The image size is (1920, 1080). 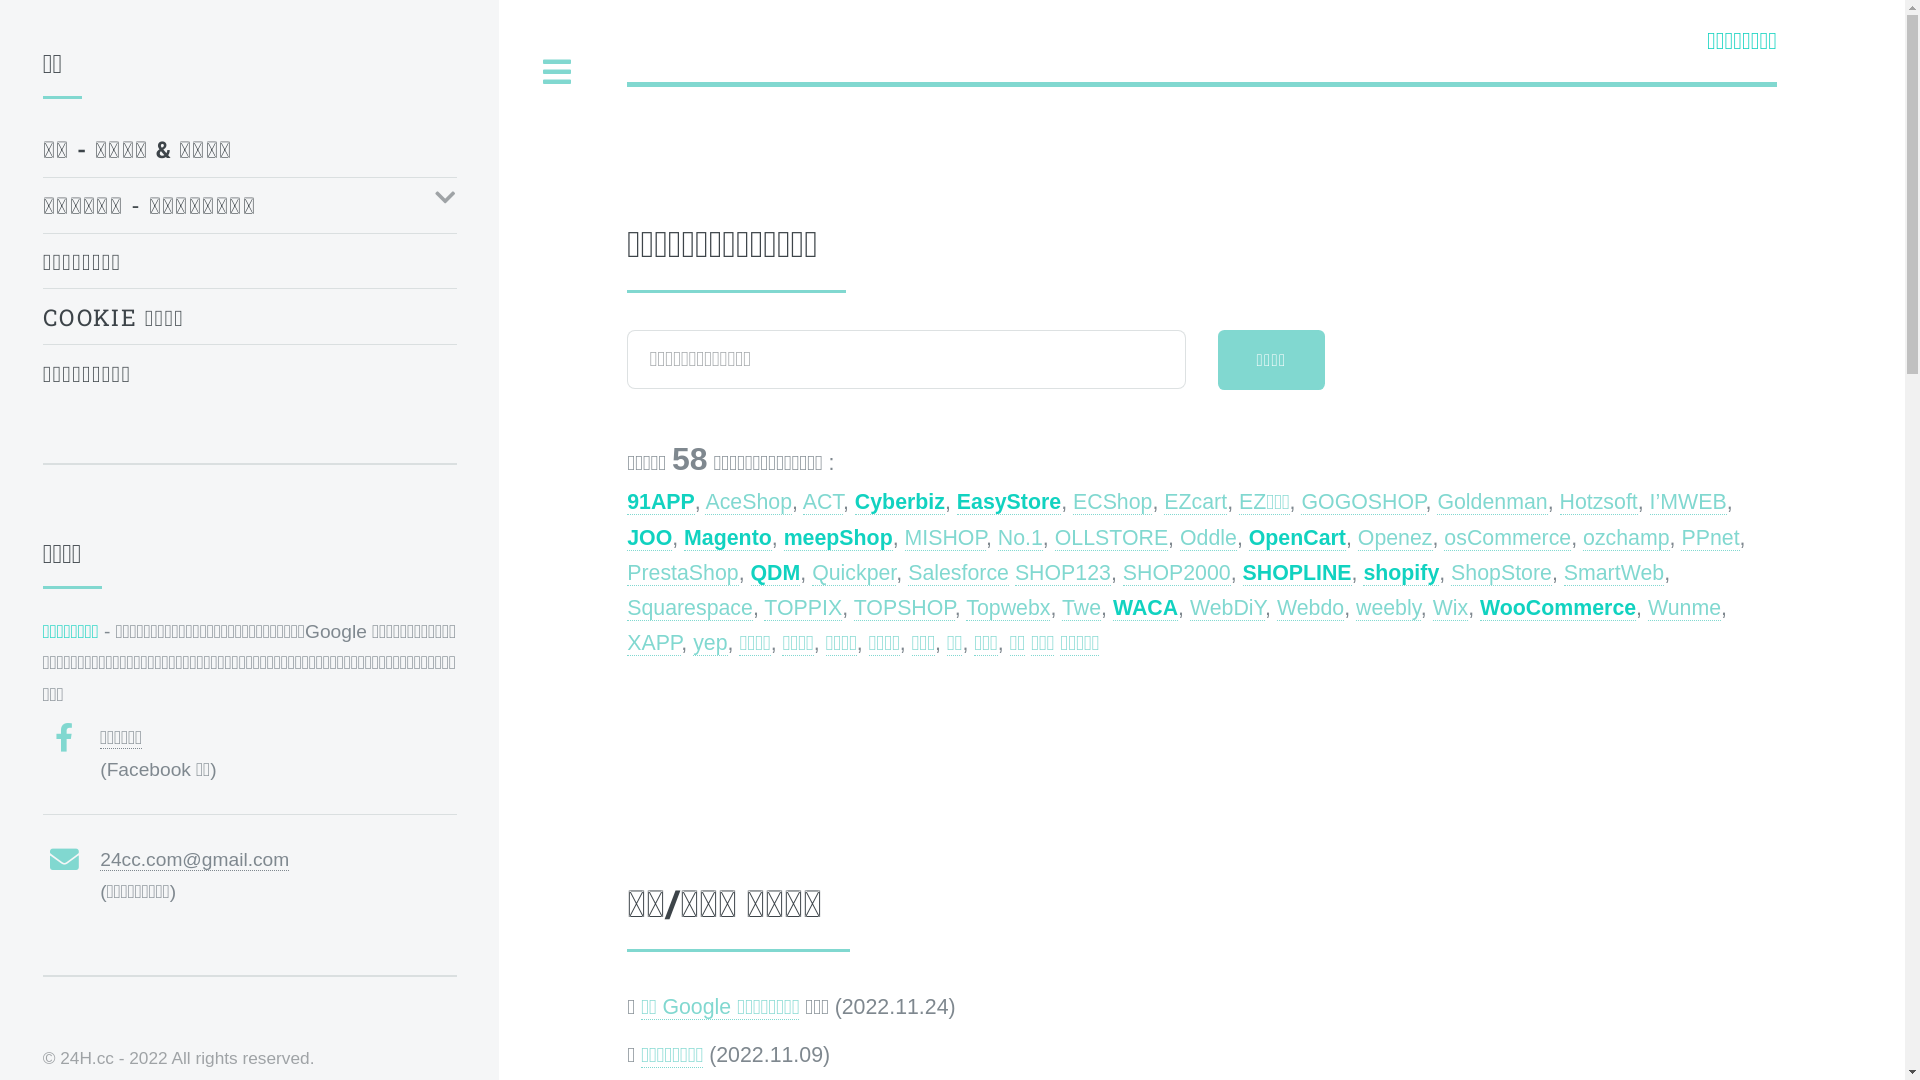 I want to click on 'shopify', so click(x=1400, y=573).